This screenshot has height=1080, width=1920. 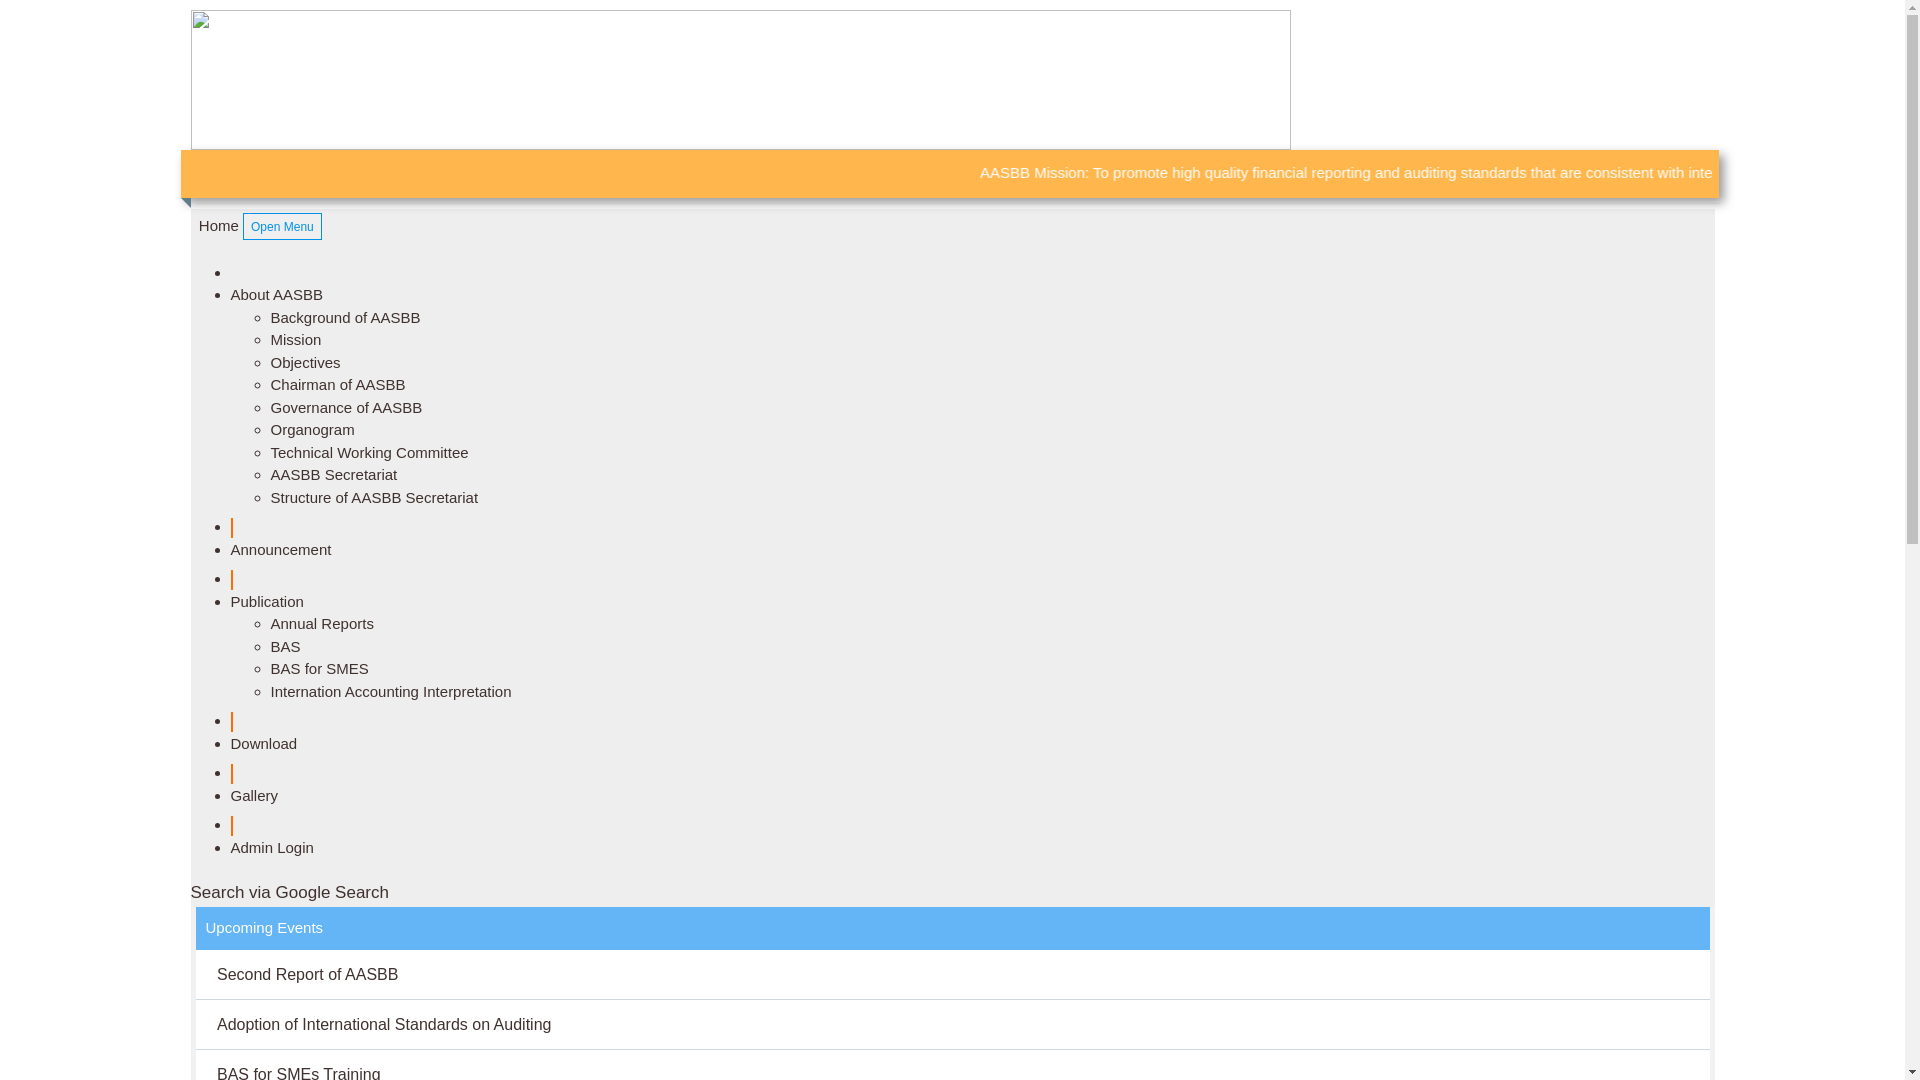 I want to click on 'Publication', so click(x=265, y=599).